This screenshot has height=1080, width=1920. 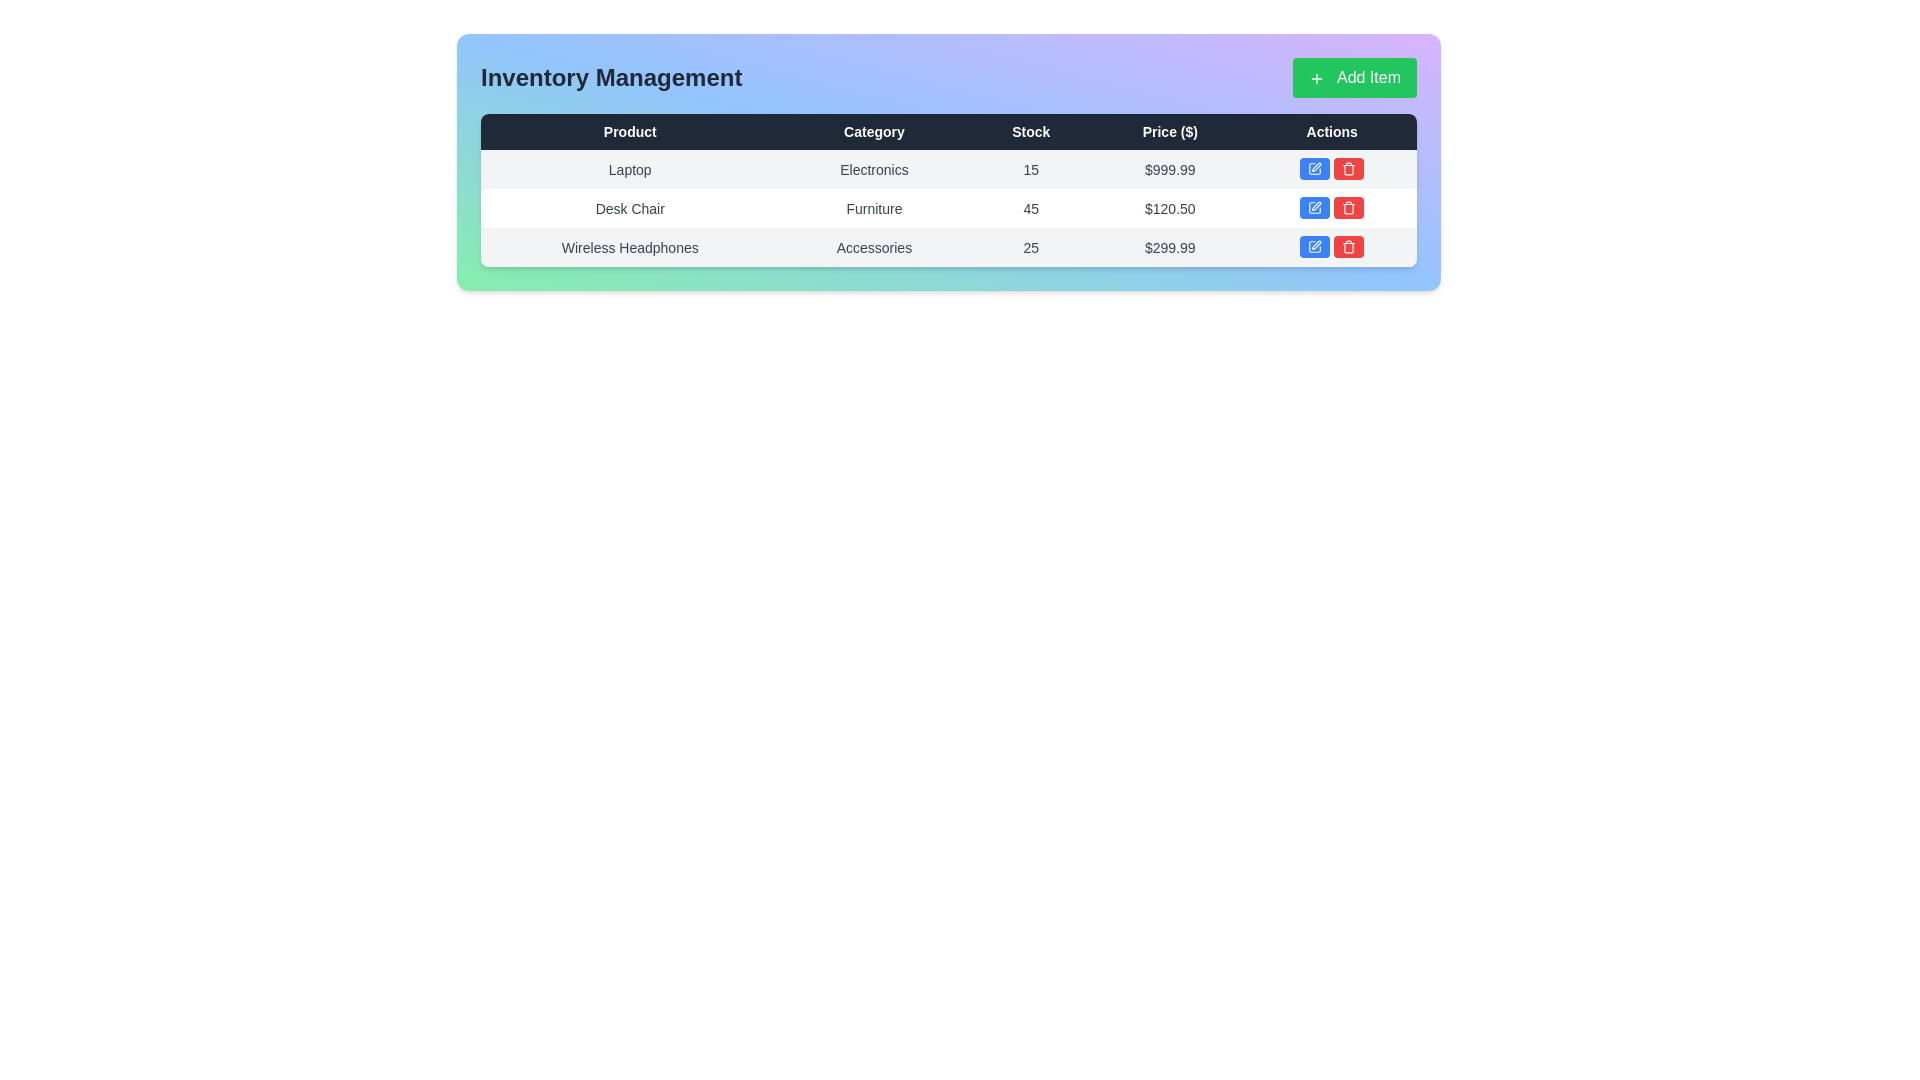 I want to click on the text in the 'Category' column of the table that specifies the product 'Wireless Headphones', so click(x=874, y=246).